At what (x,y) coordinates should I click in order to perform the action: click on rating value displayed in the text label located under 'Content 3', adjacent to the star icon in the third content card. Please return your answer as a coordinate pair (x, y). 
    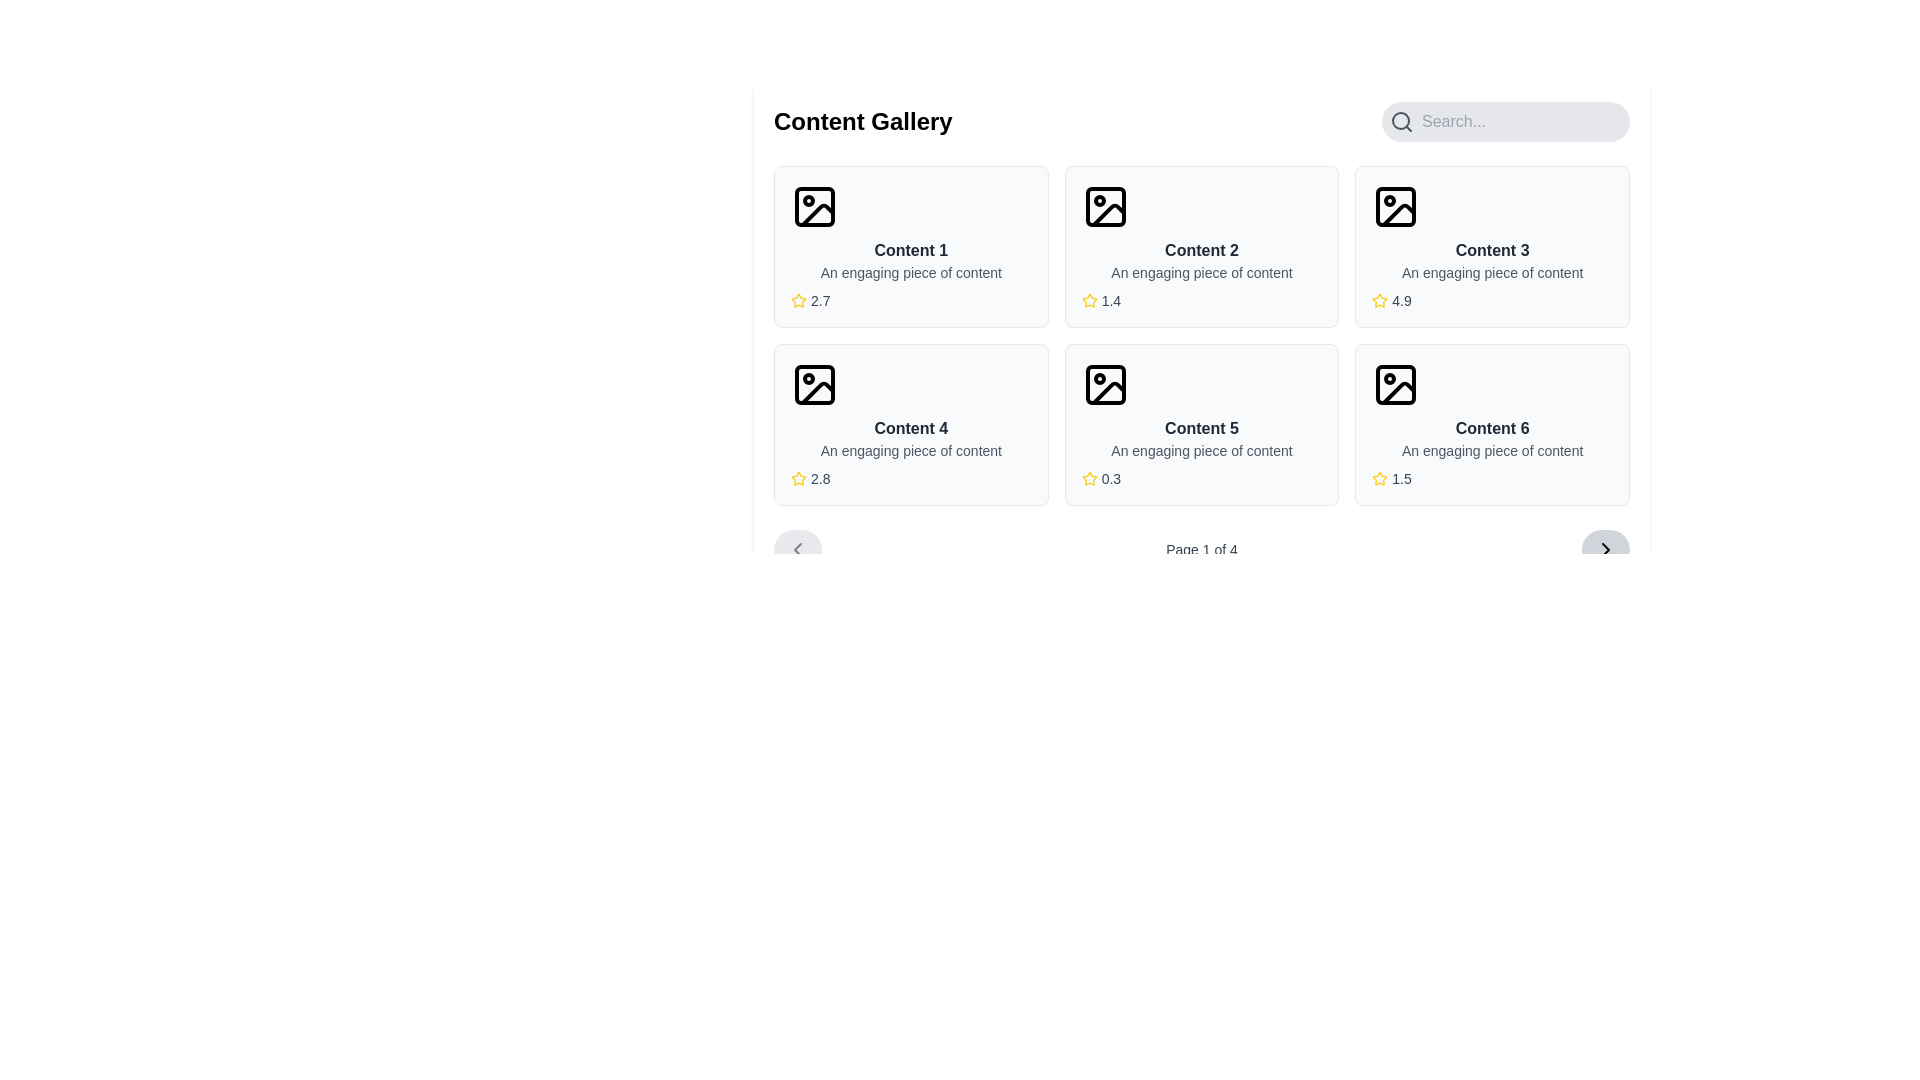
    Looking at the image, I should click on (1400, 300).